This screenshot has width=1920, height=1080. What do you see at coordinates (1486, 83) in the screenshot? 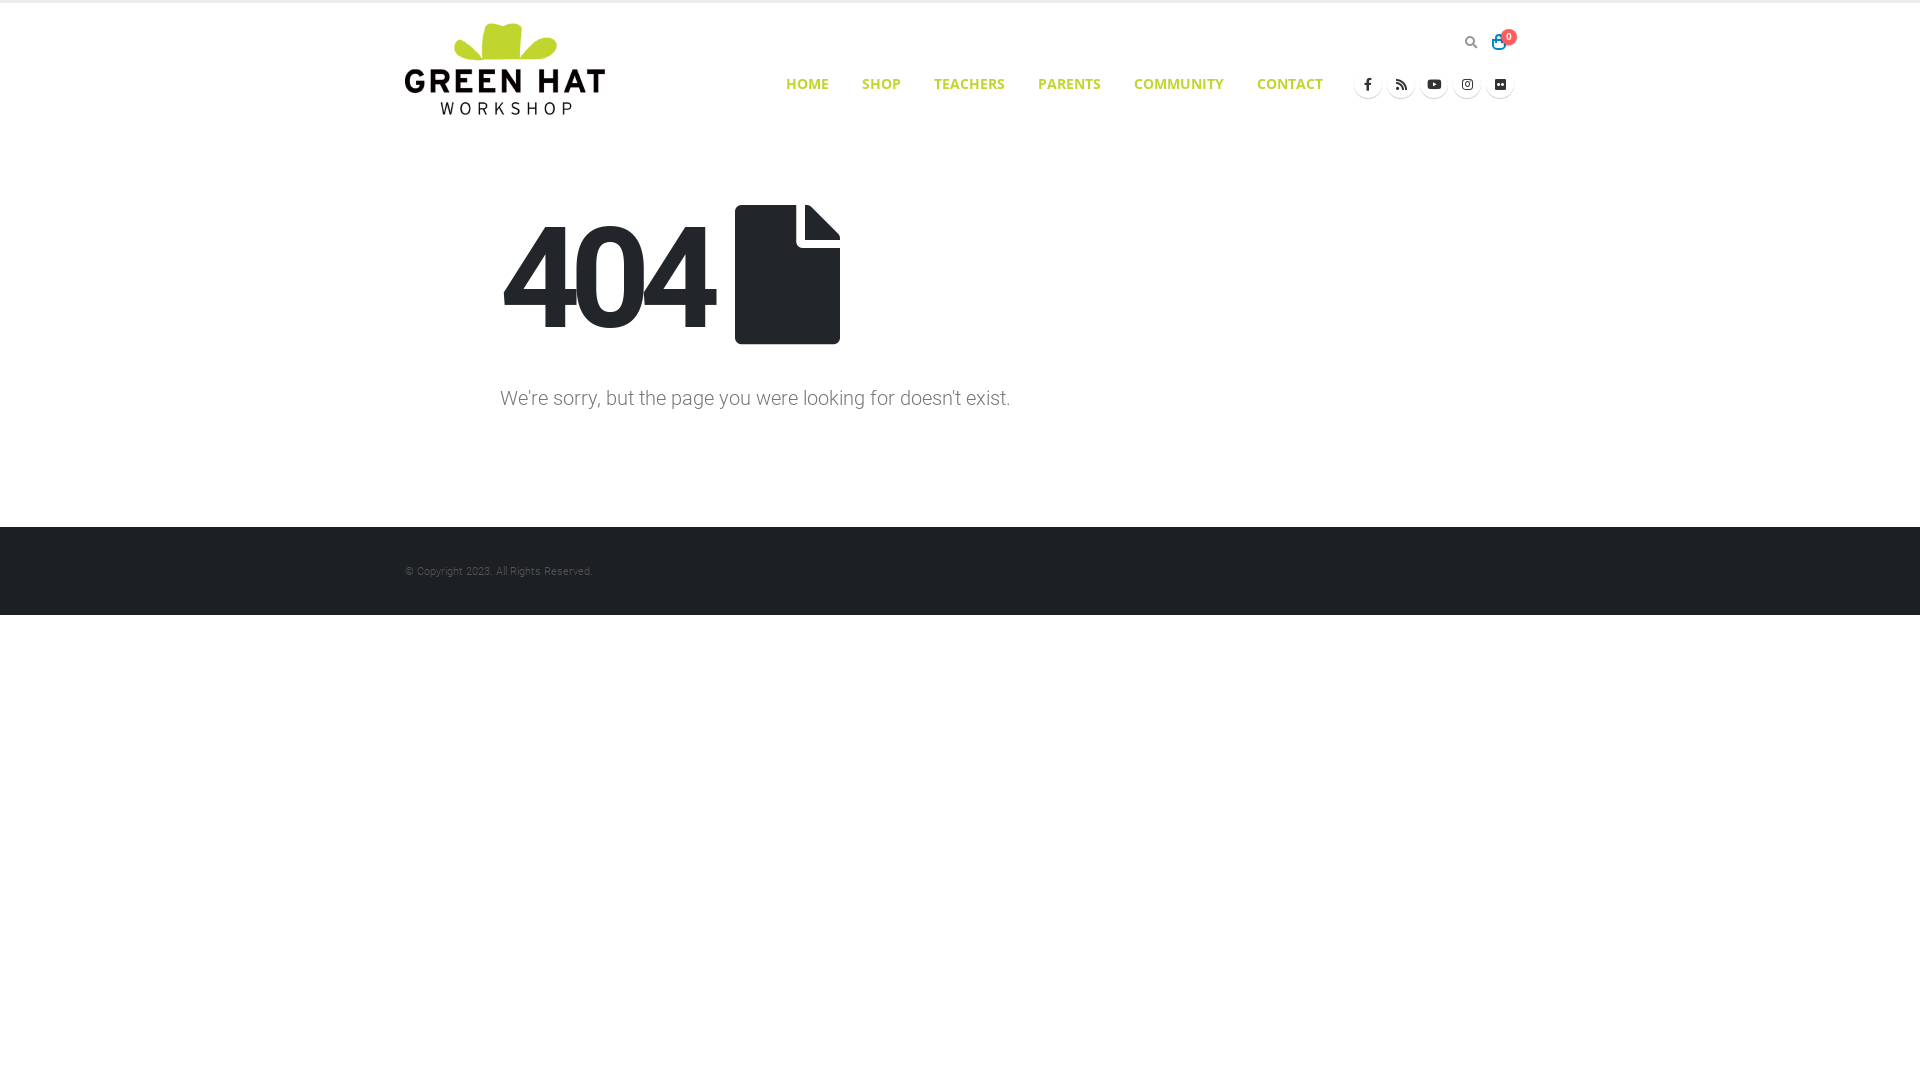
I see `'Flickr'` at bounding box center [1486, 83].